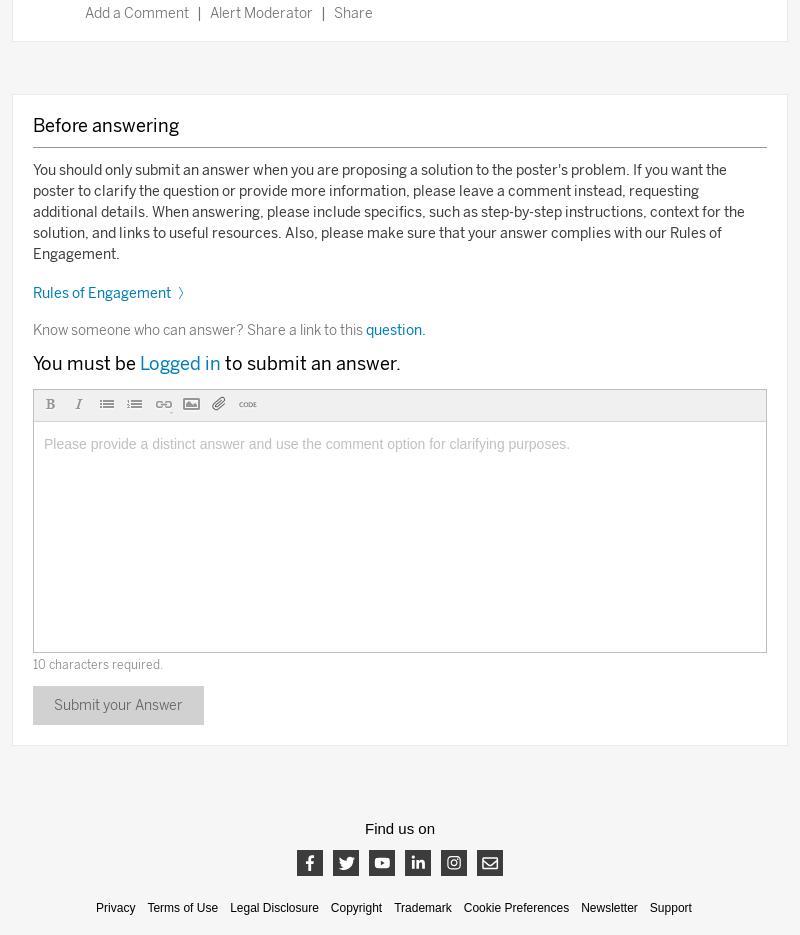 The height and width of the screenshot is (935, 800). What do you see at coordinates (311, 362) in the screenshot?
I see `'to submit an answer.'` at bounding box center [311, 362].